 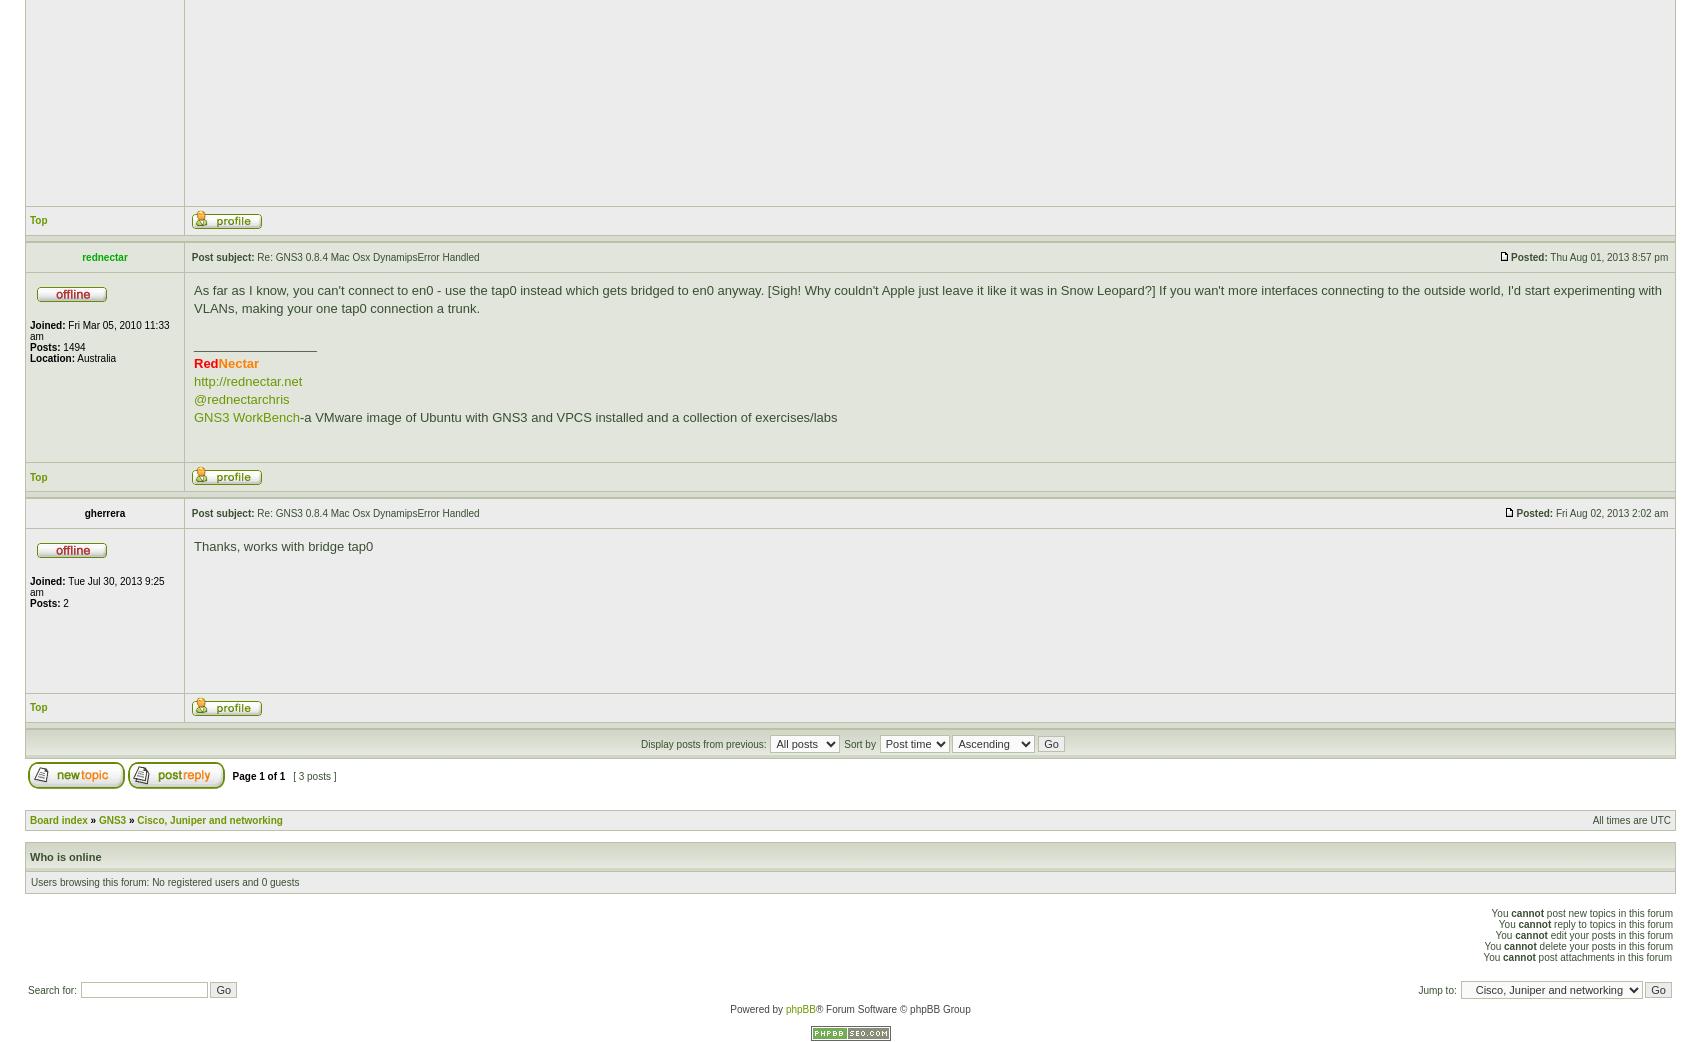 What do you see at coordinates (52, 356) in the screenshot?
I see `'Location:'` at bounding box center [52, 356].